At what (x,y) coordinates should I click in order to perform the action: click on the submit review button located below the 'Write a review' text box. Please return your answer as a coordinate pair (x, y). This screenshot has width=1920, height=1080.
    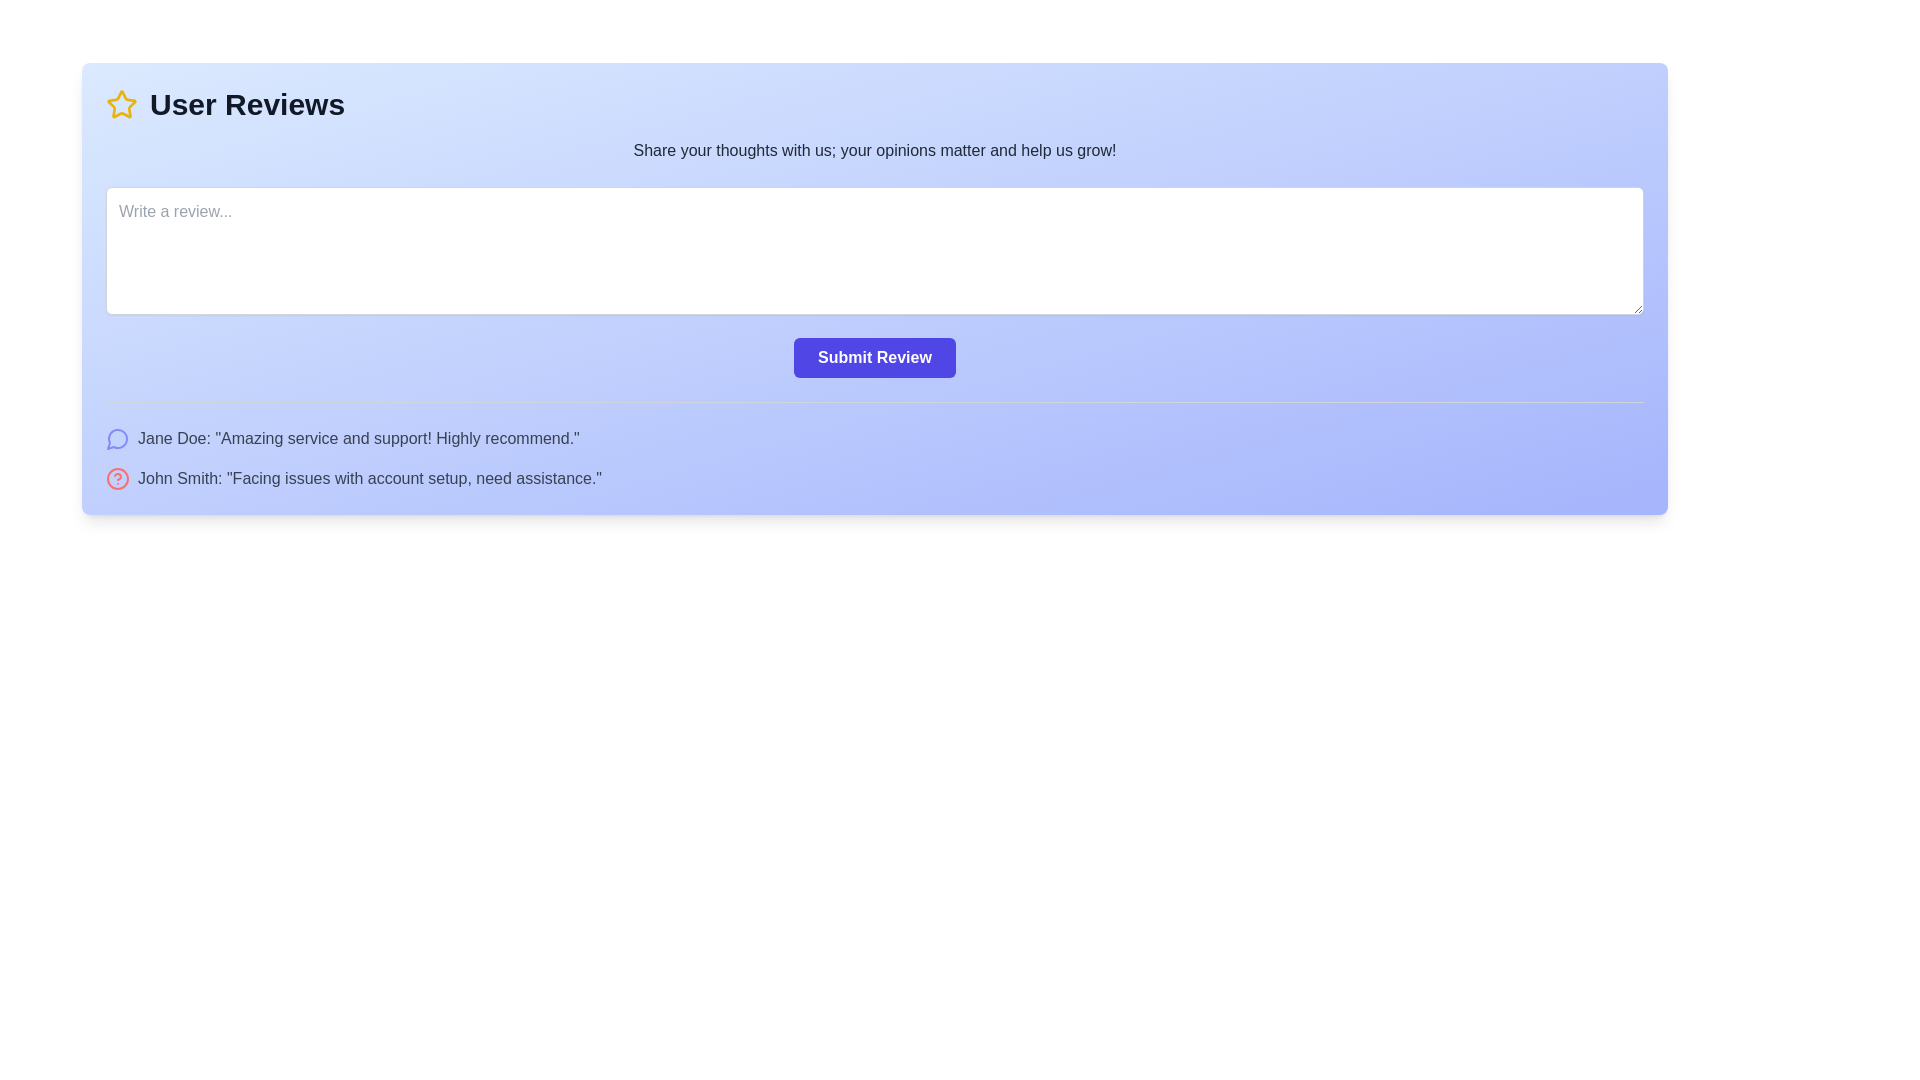
    Looking at the image, I should click on (874, 357).